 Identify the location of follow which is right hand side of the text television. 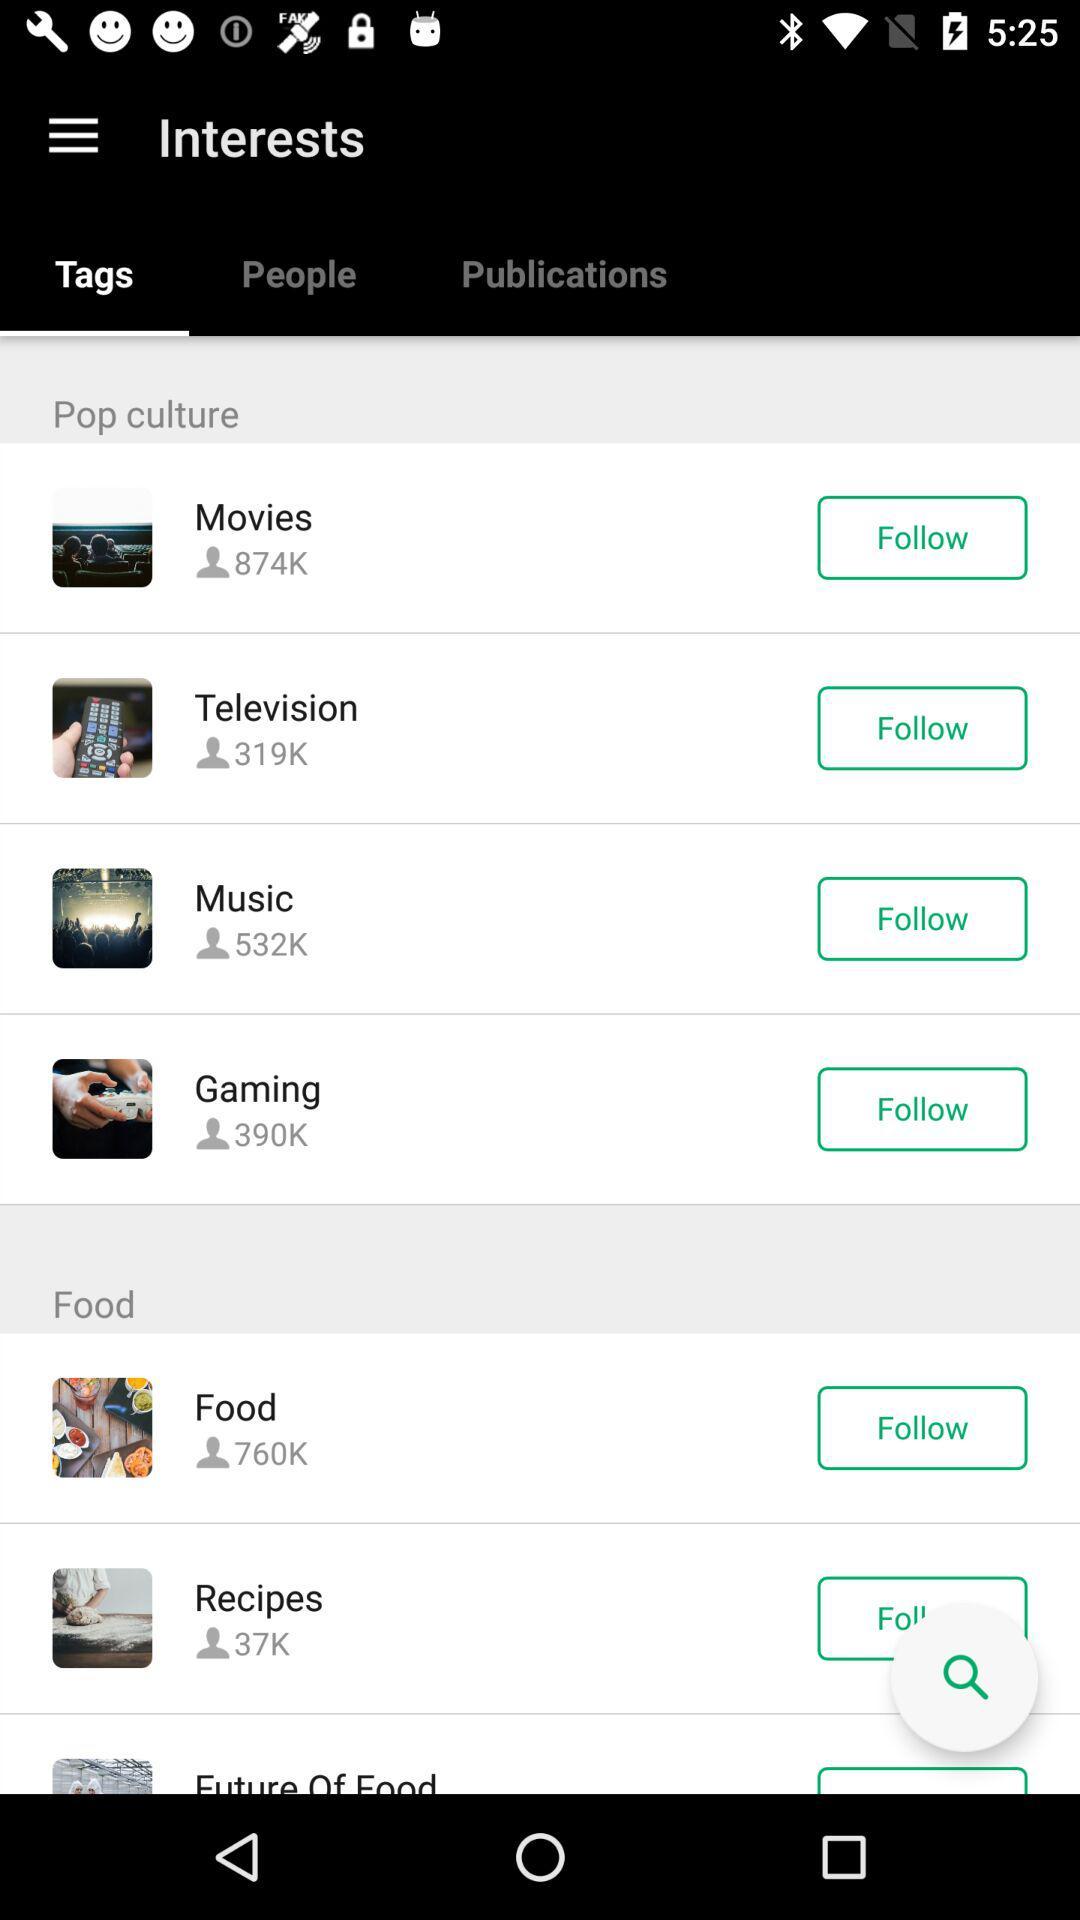
(922, 727).